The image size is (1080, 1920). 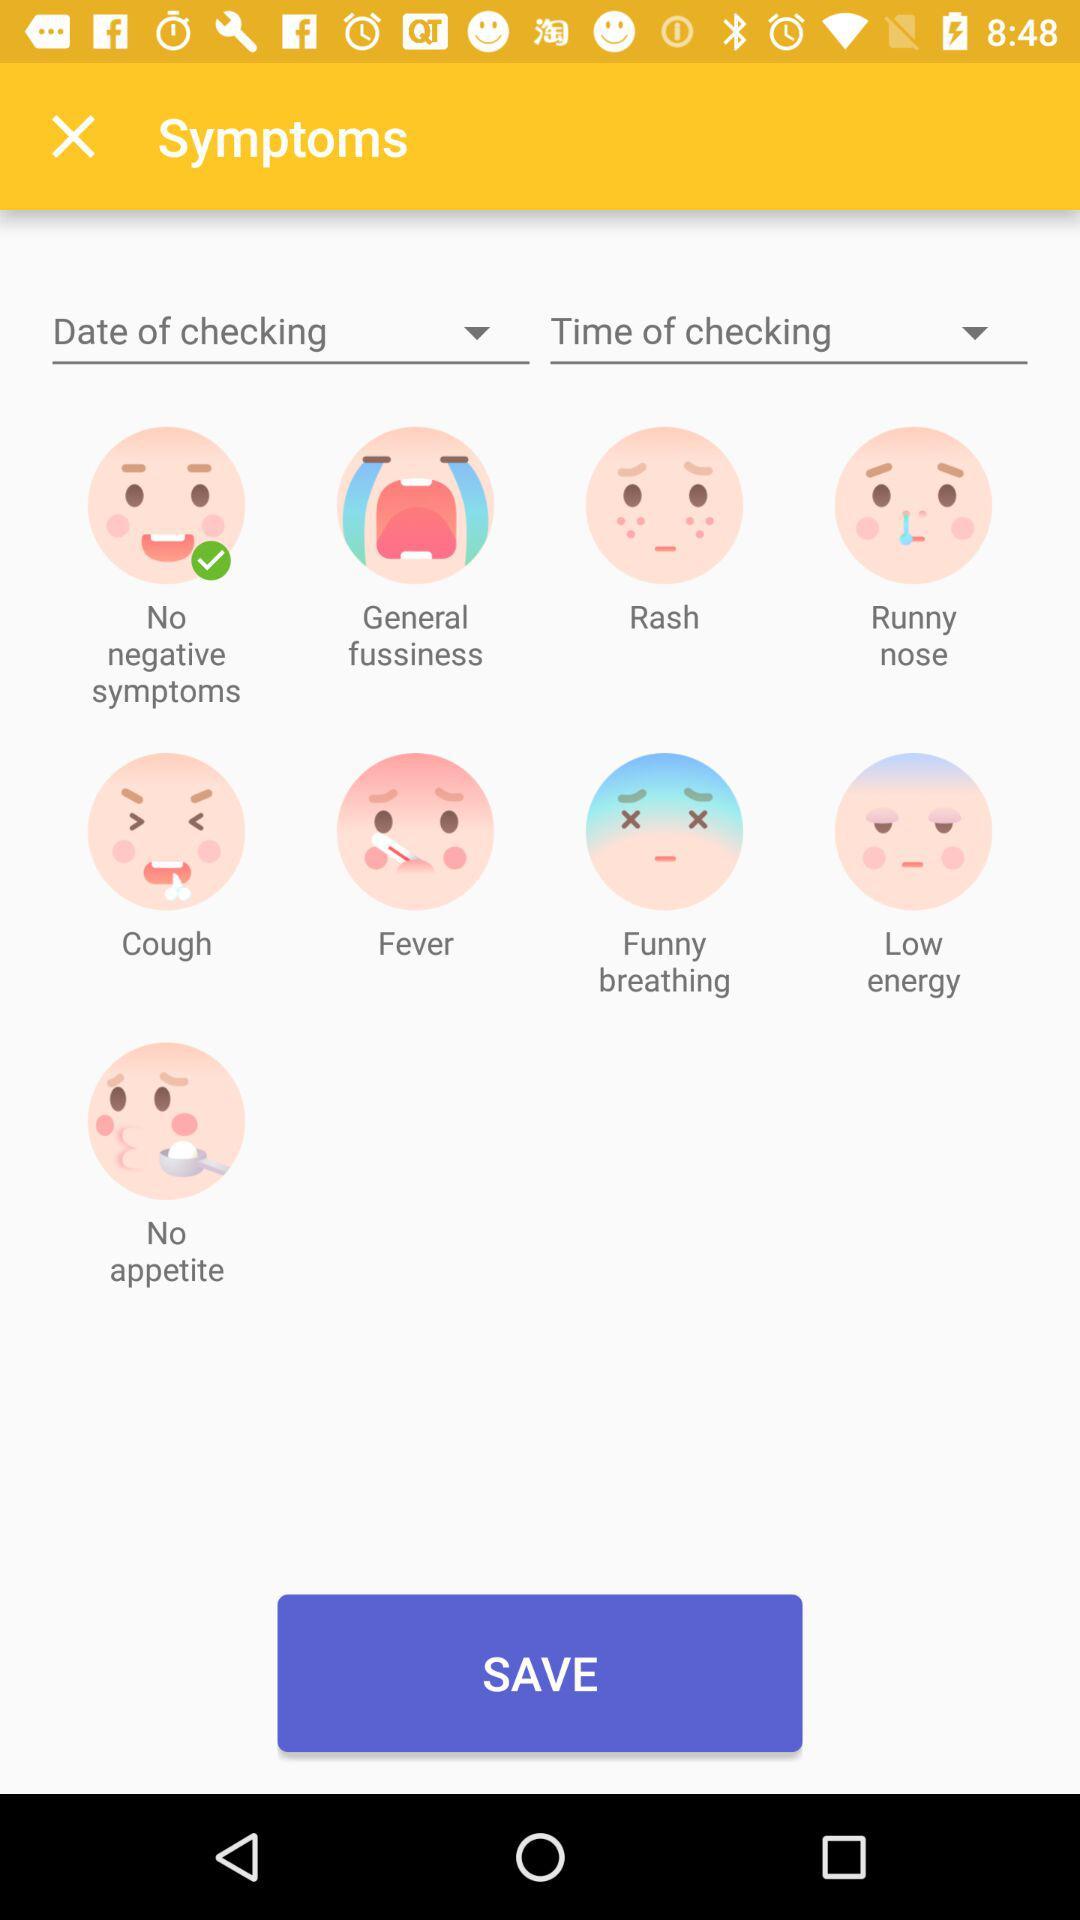 What do you see at coordinates (788, 332) in the screenshot?
I see `time checking toggle` at bounding box center [788, 332].